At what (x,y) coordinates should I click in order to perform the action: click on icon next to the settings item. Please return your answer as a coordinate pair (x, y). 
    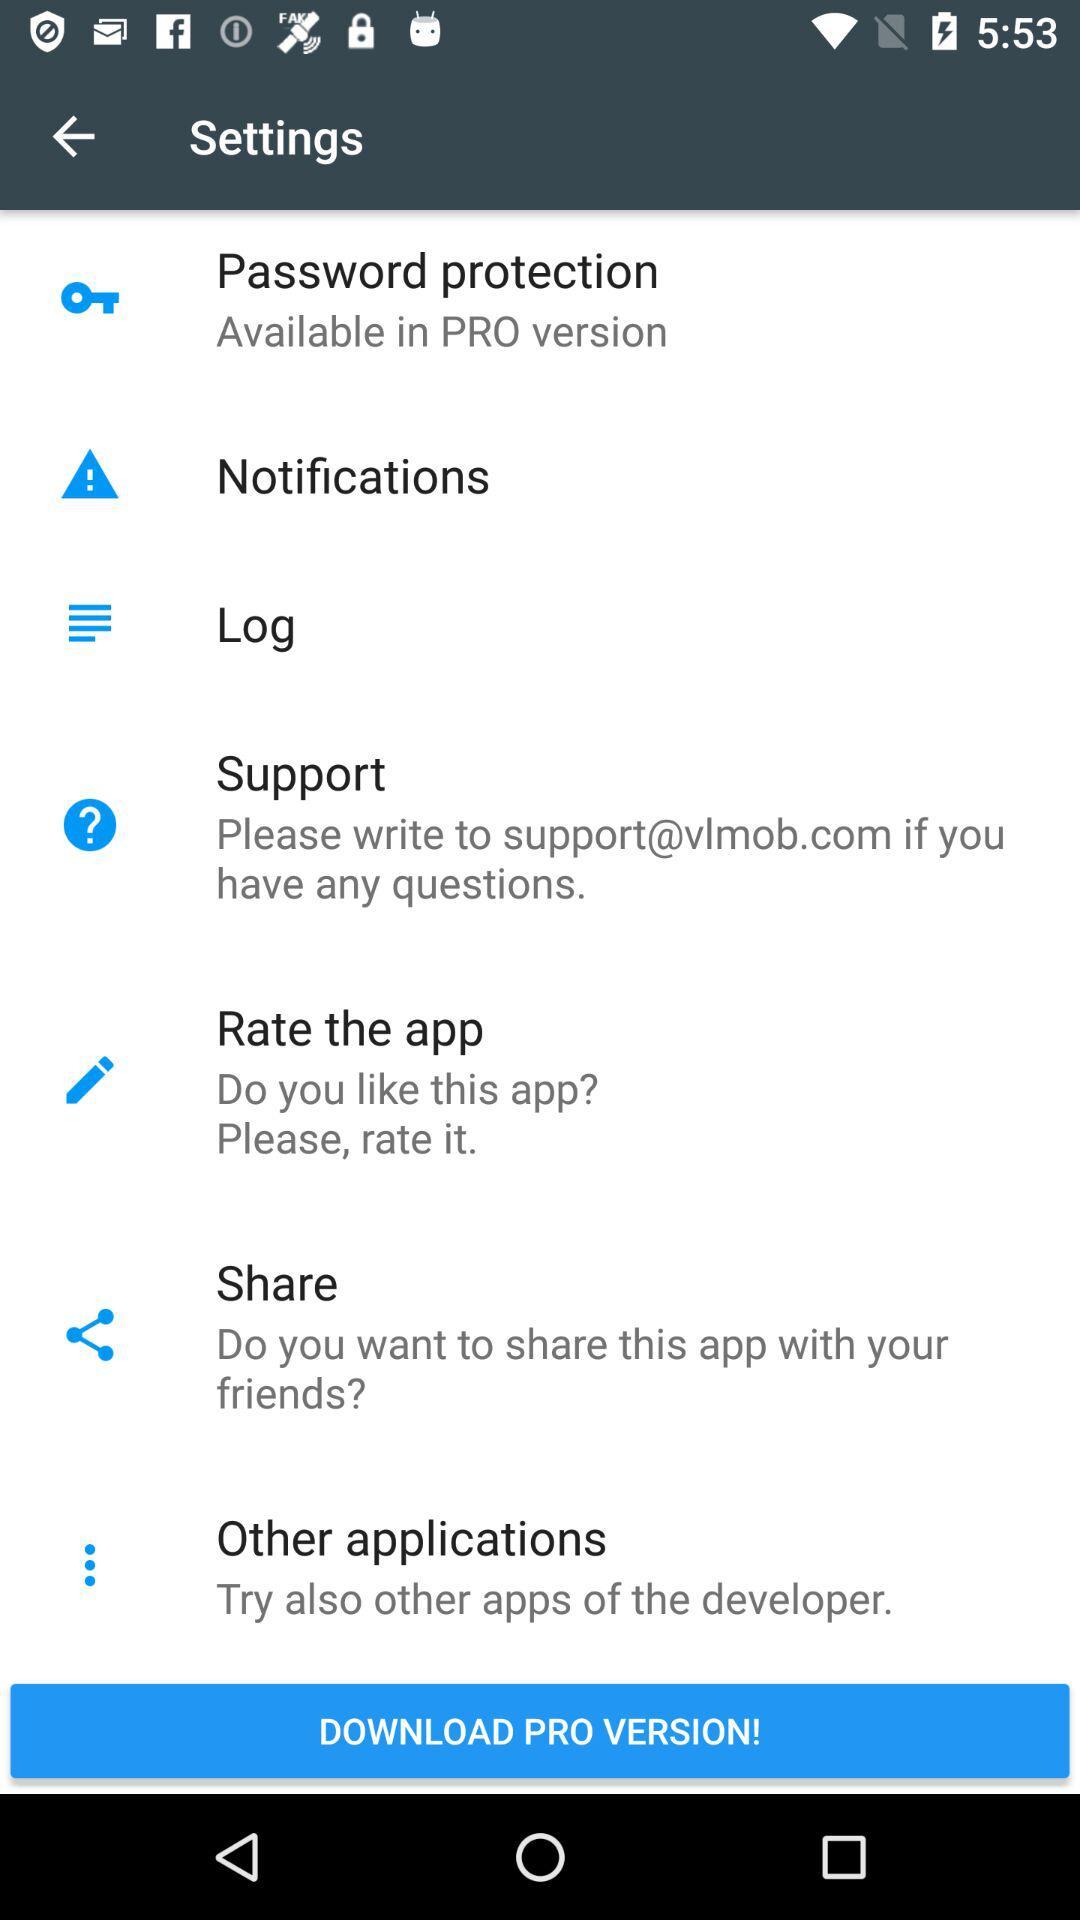
    Looking at the image, I should click on (72, 135).